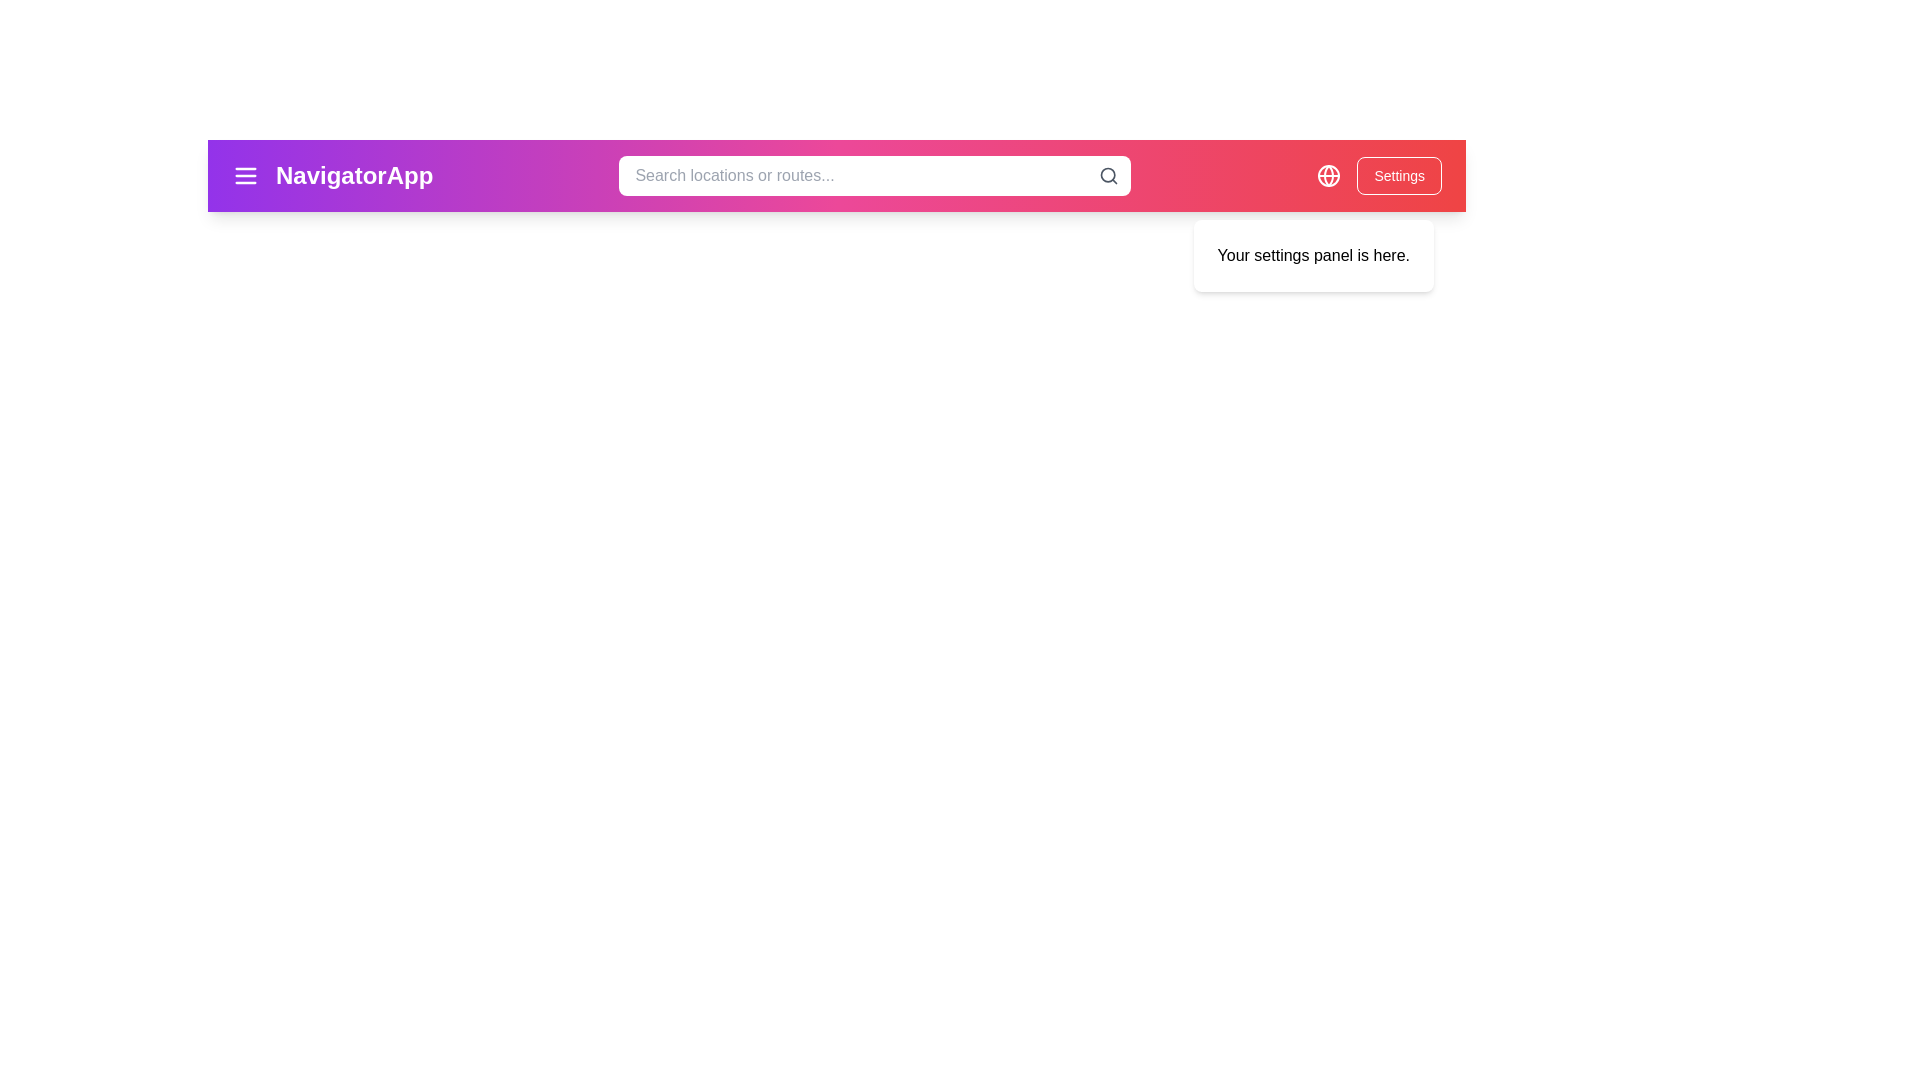 Image resolution: width=1920 pixels, height=1080 pixels. Describe the element at coordinates (1397, 175) in the screenshot. I see `'Settings' button to toggle the settings panel` at that location.